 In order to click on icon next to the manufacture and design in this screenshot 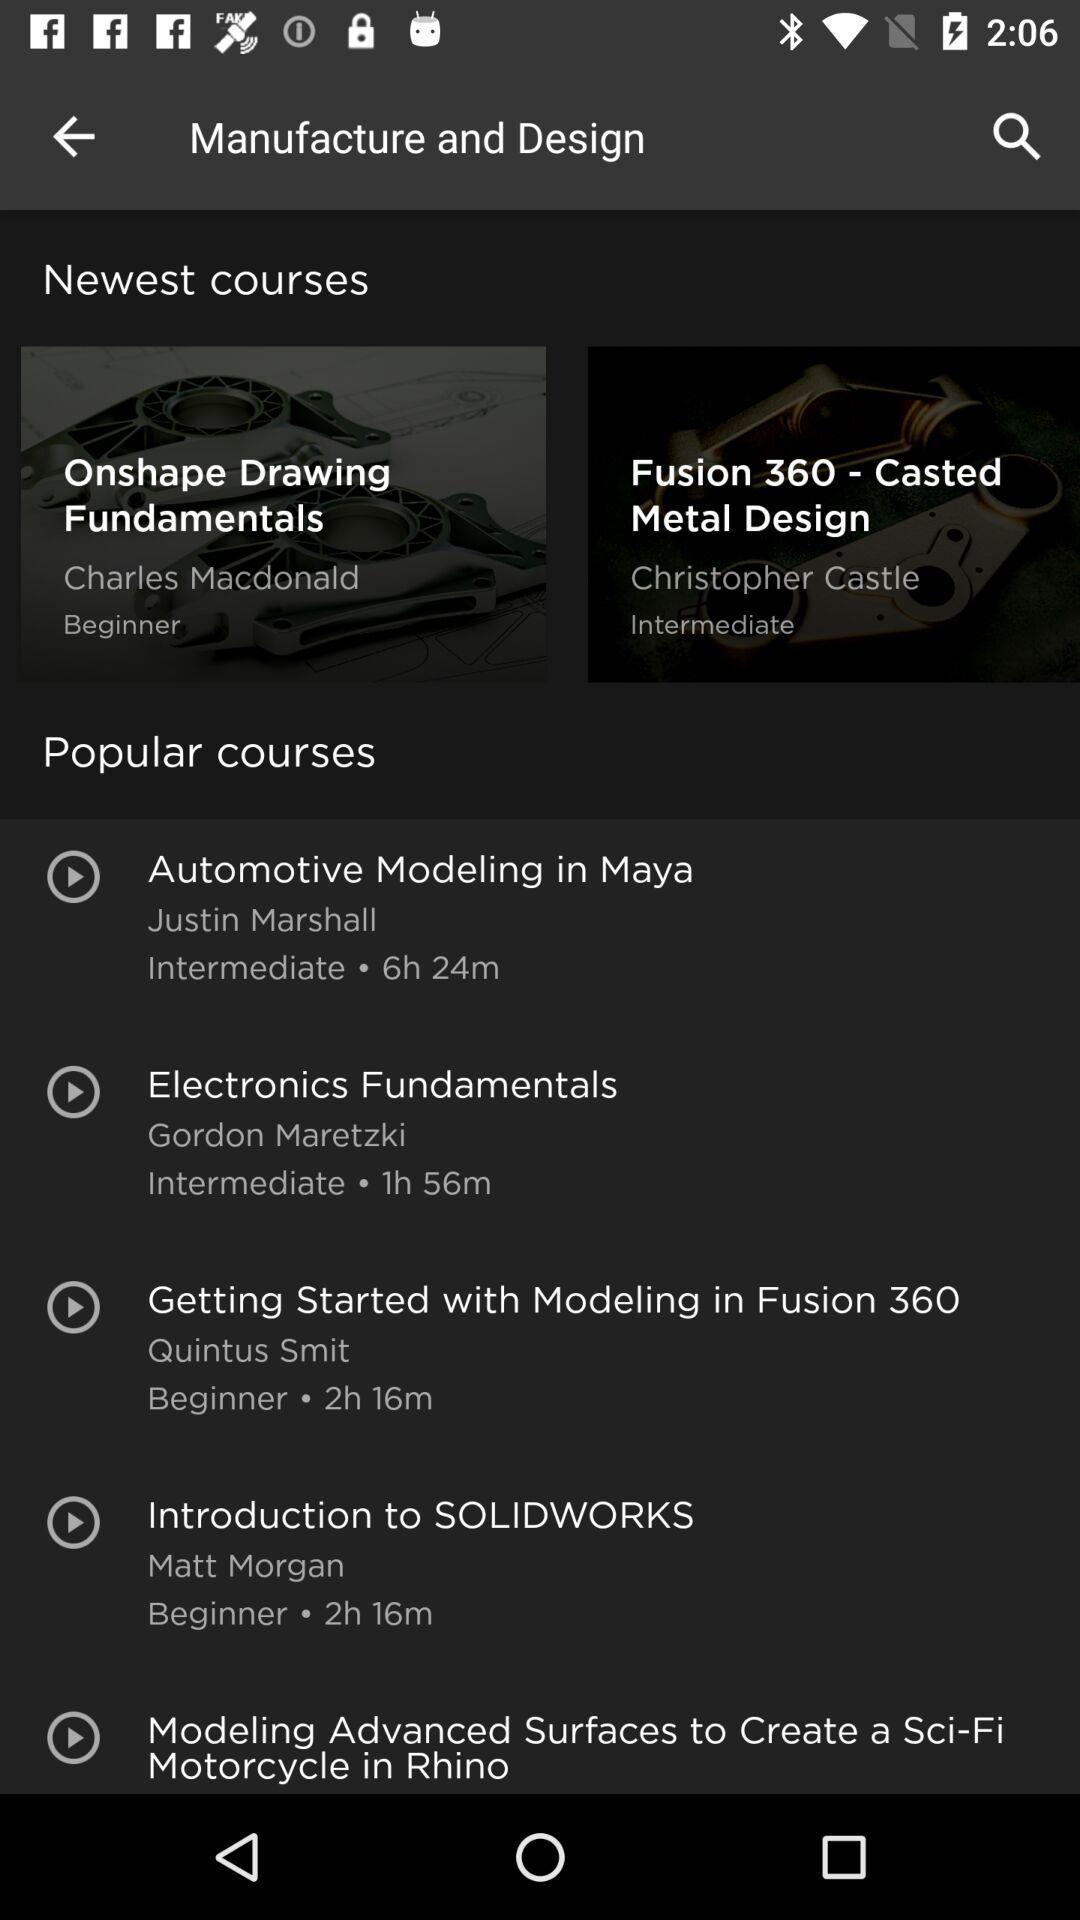, I will do `click(72, 135)`.